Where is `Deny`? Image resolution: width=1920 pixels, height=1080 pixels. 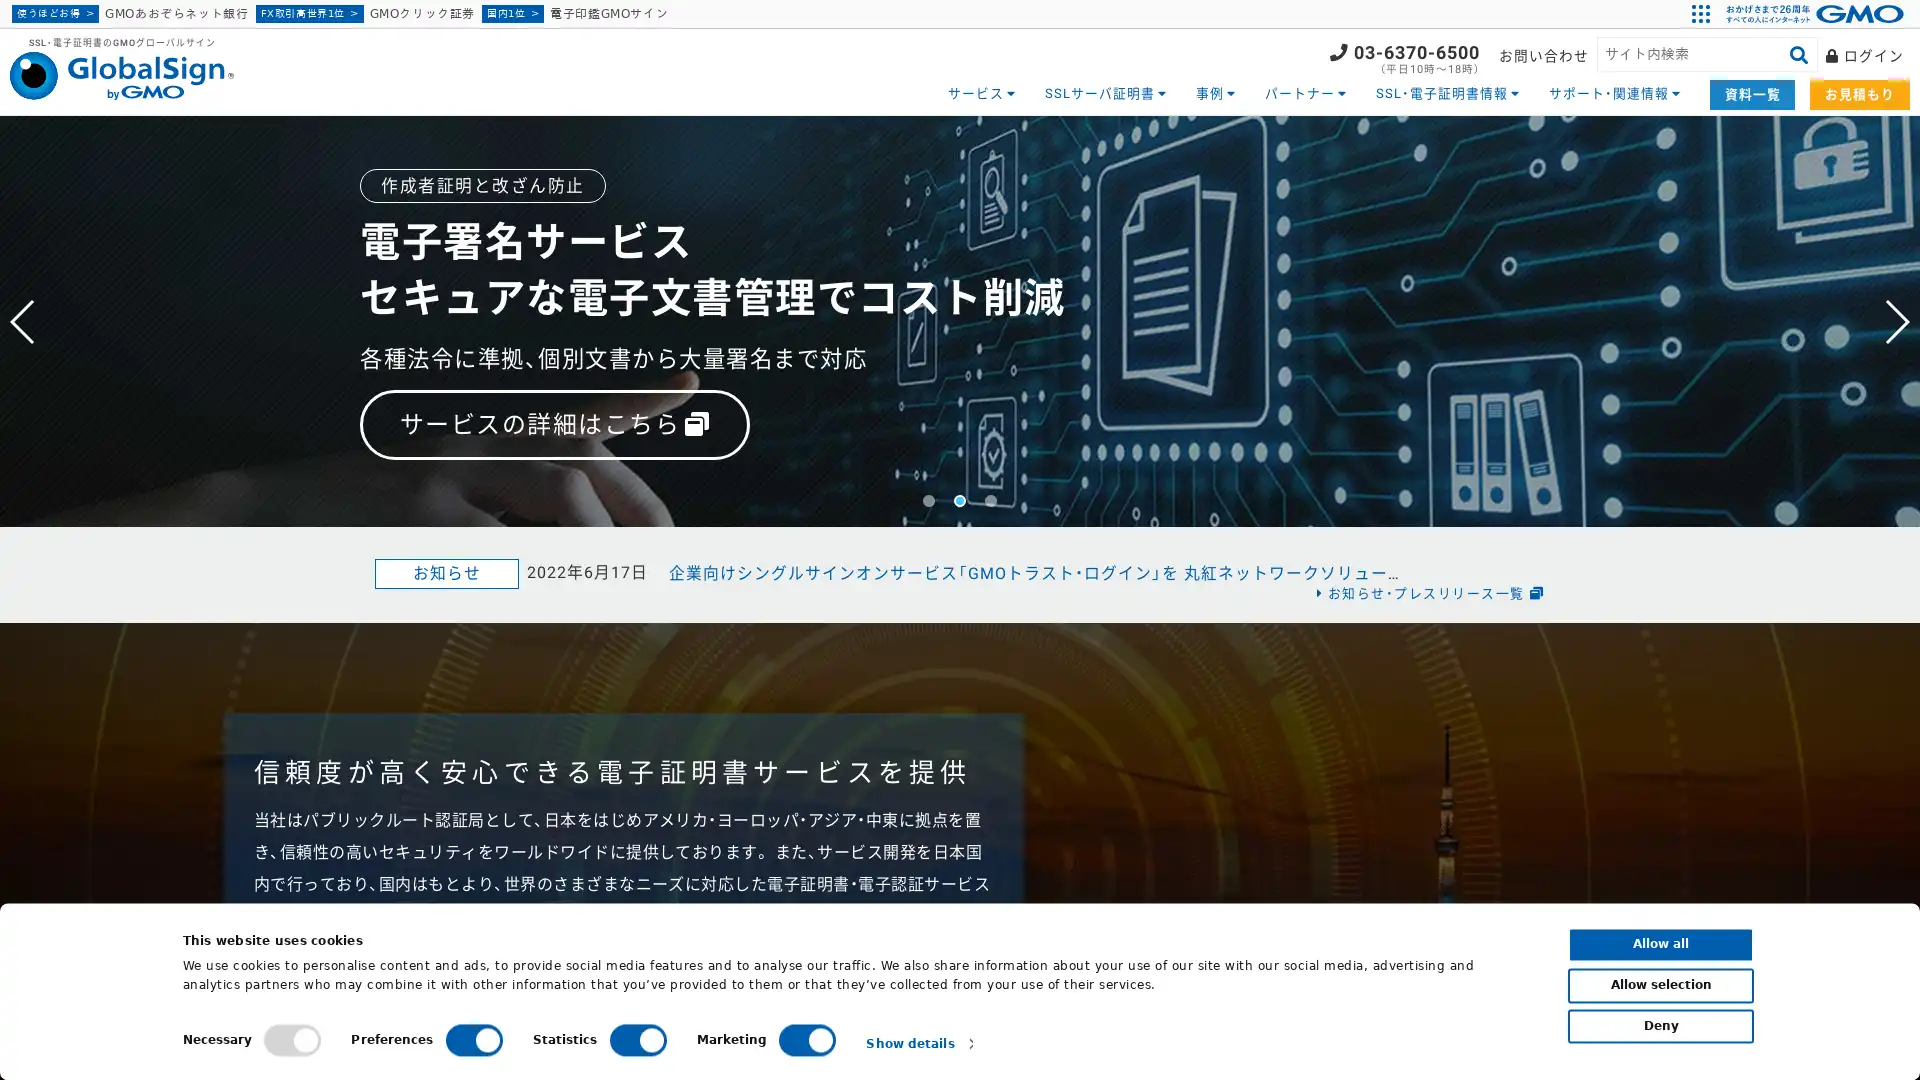
Deny is located at coordinates (1660, 1026).